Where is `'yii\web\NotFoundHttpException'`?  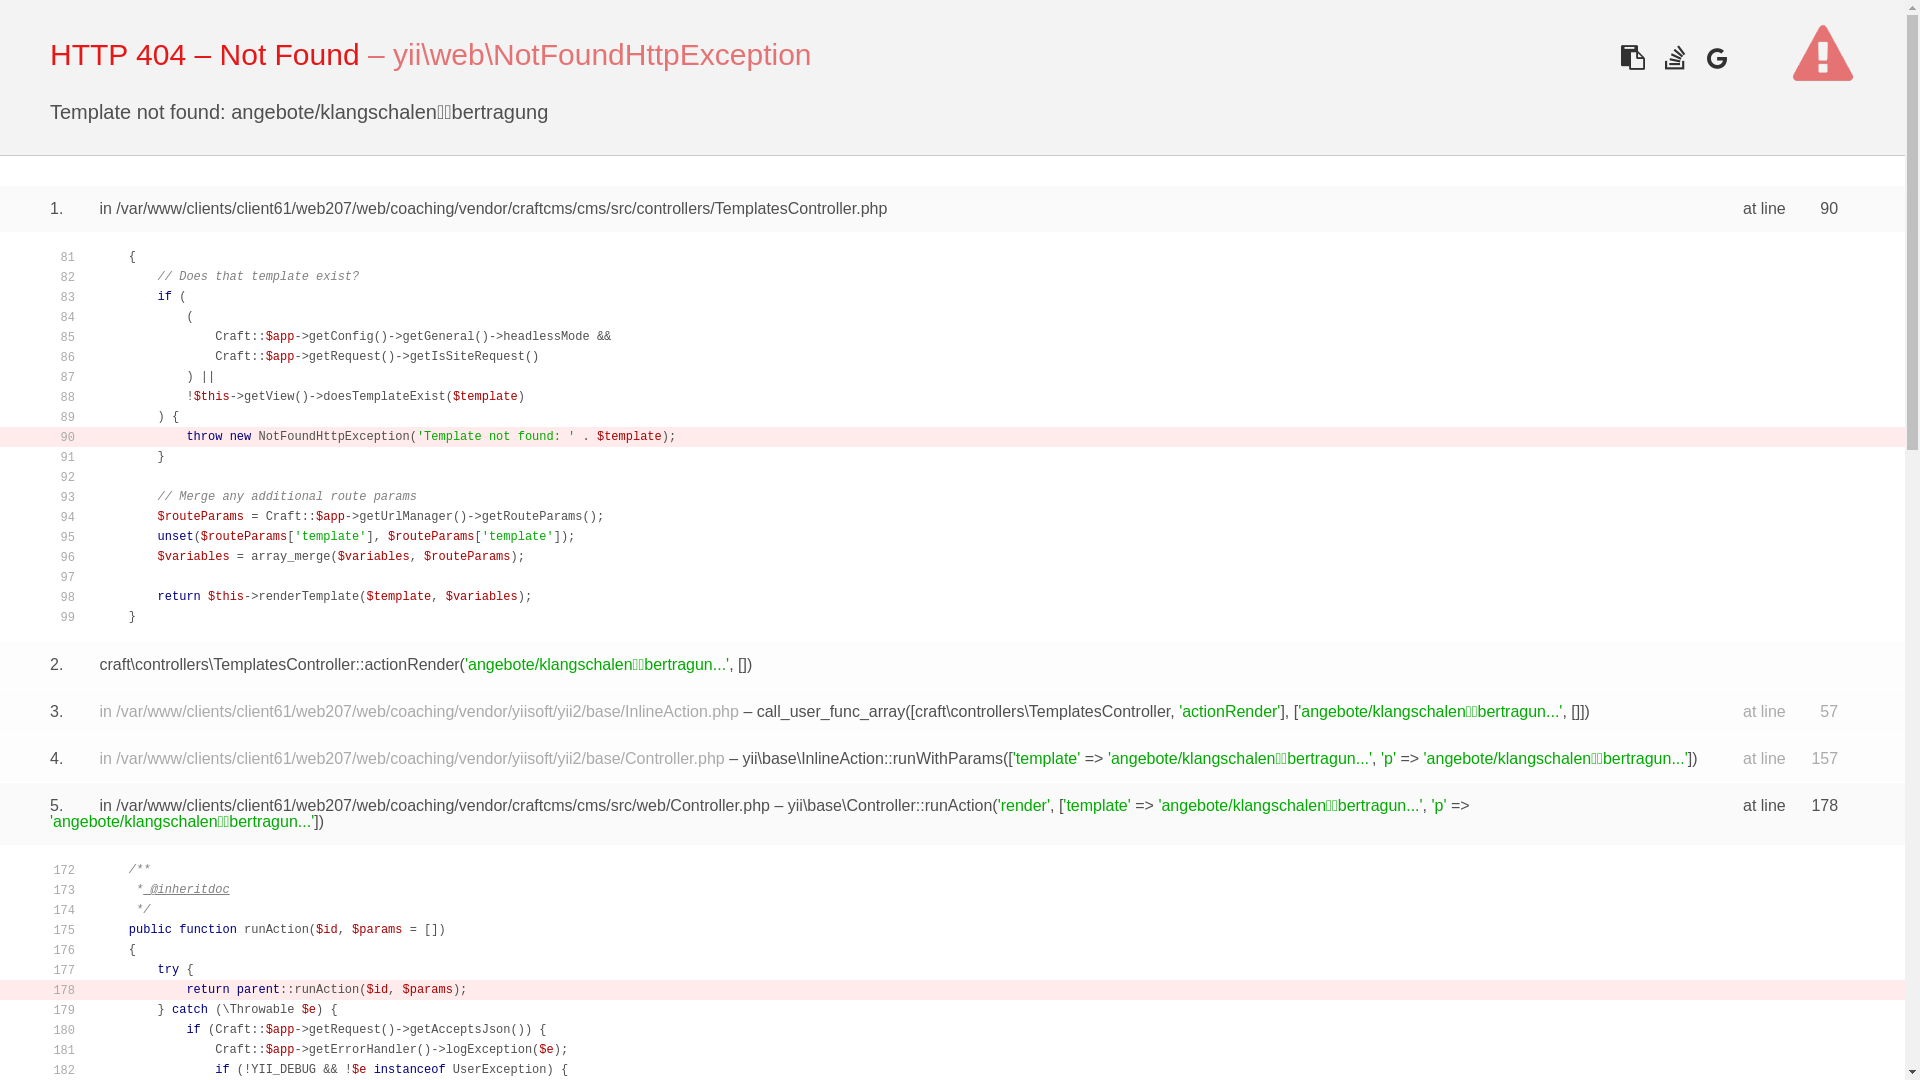
'yii\web\NotFoundHttpException' is located at coordinates (601, 53).